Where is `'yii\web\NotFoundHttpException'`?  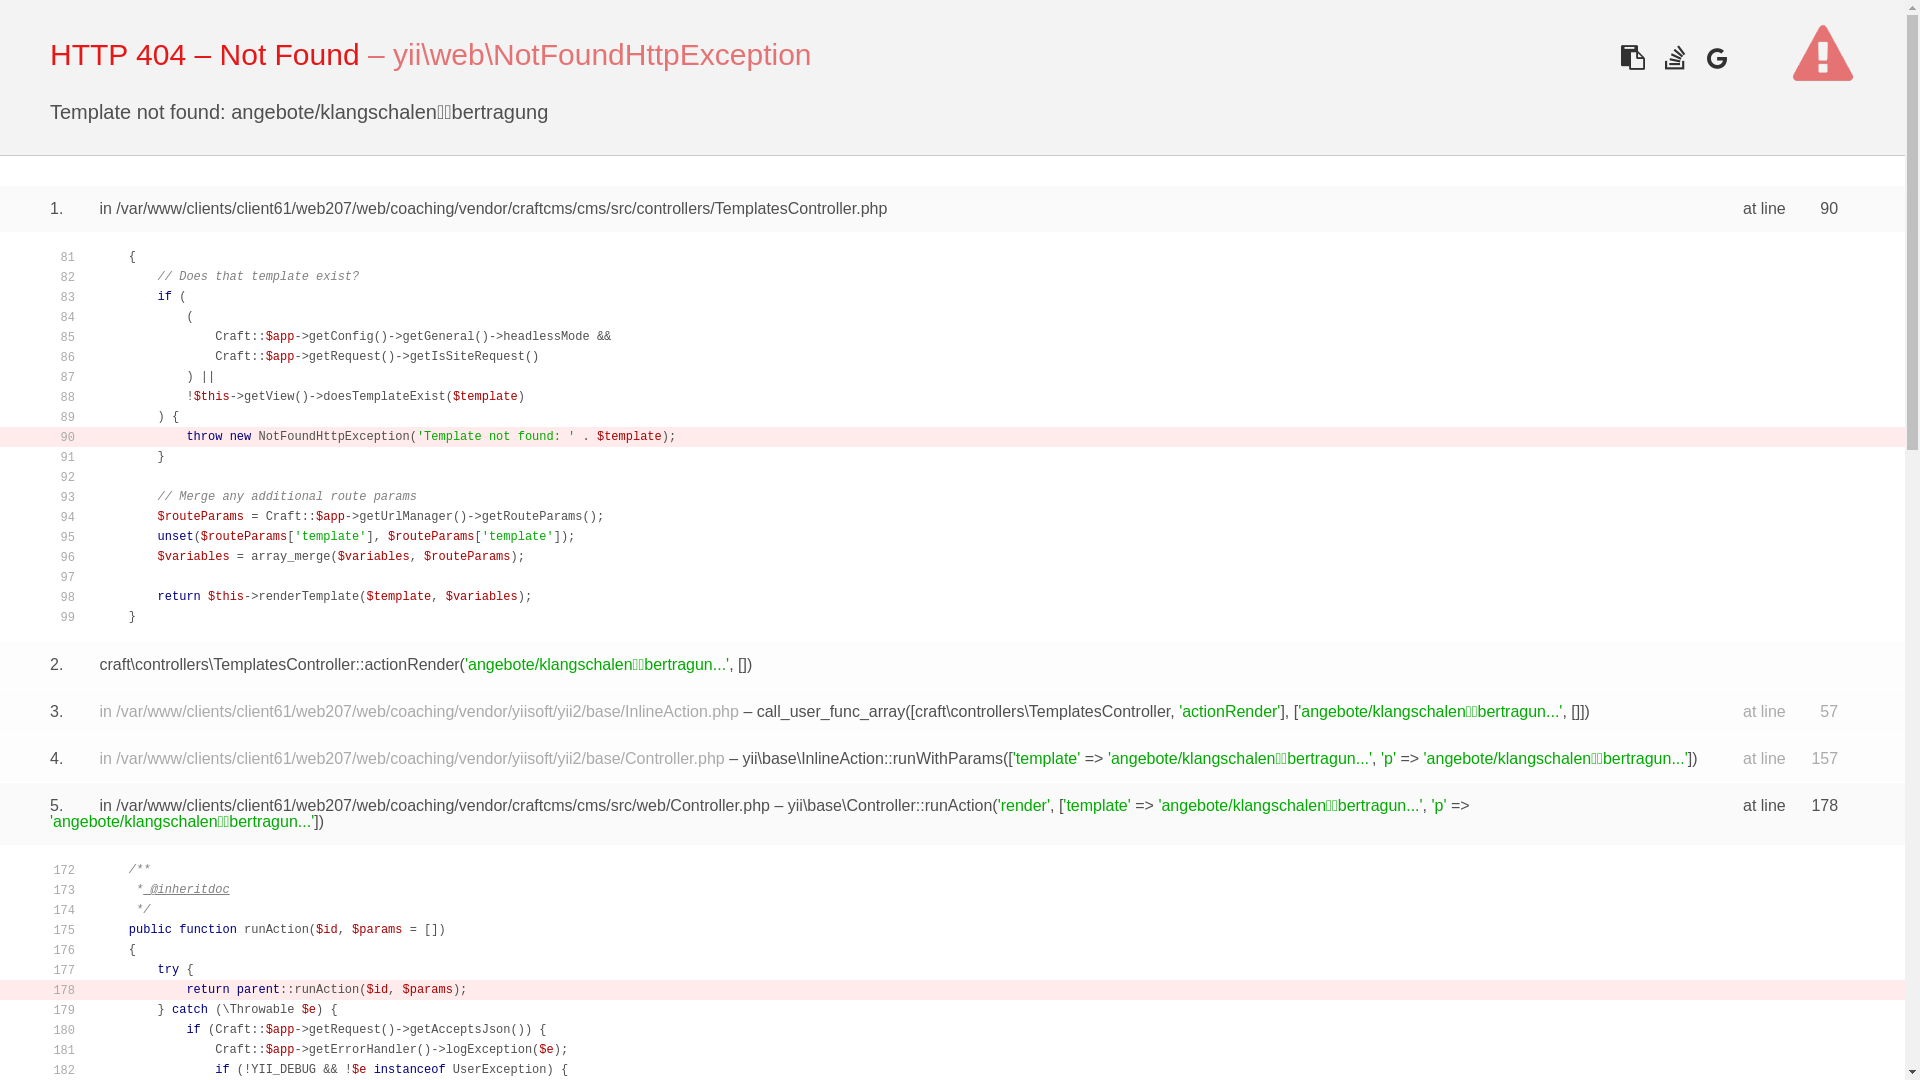
'yii\web\NotFoundHttpException' is located at coordinates (601, 53).